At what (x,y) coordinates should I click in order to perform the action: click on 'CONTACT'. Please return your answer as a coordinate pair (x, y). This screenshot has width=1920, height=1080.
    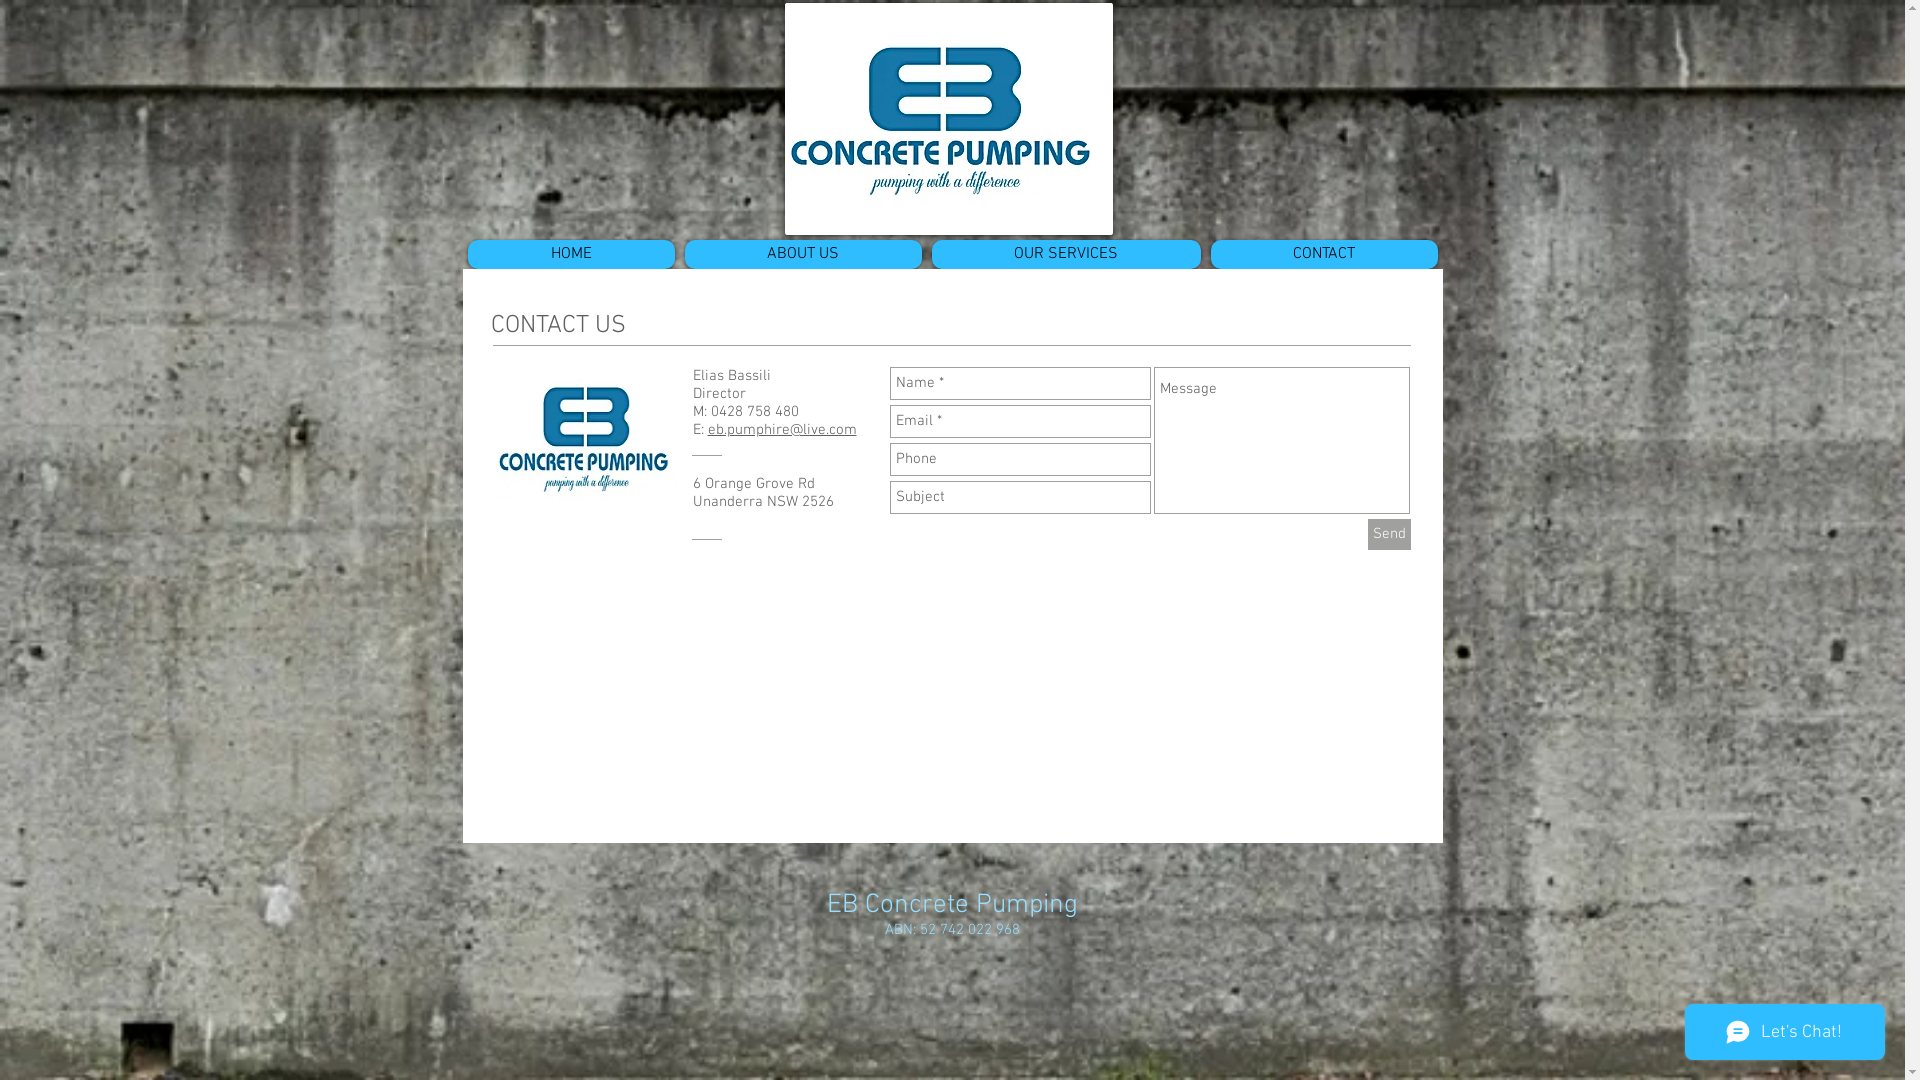
    Looking at the image, I should click on (1208, 253).